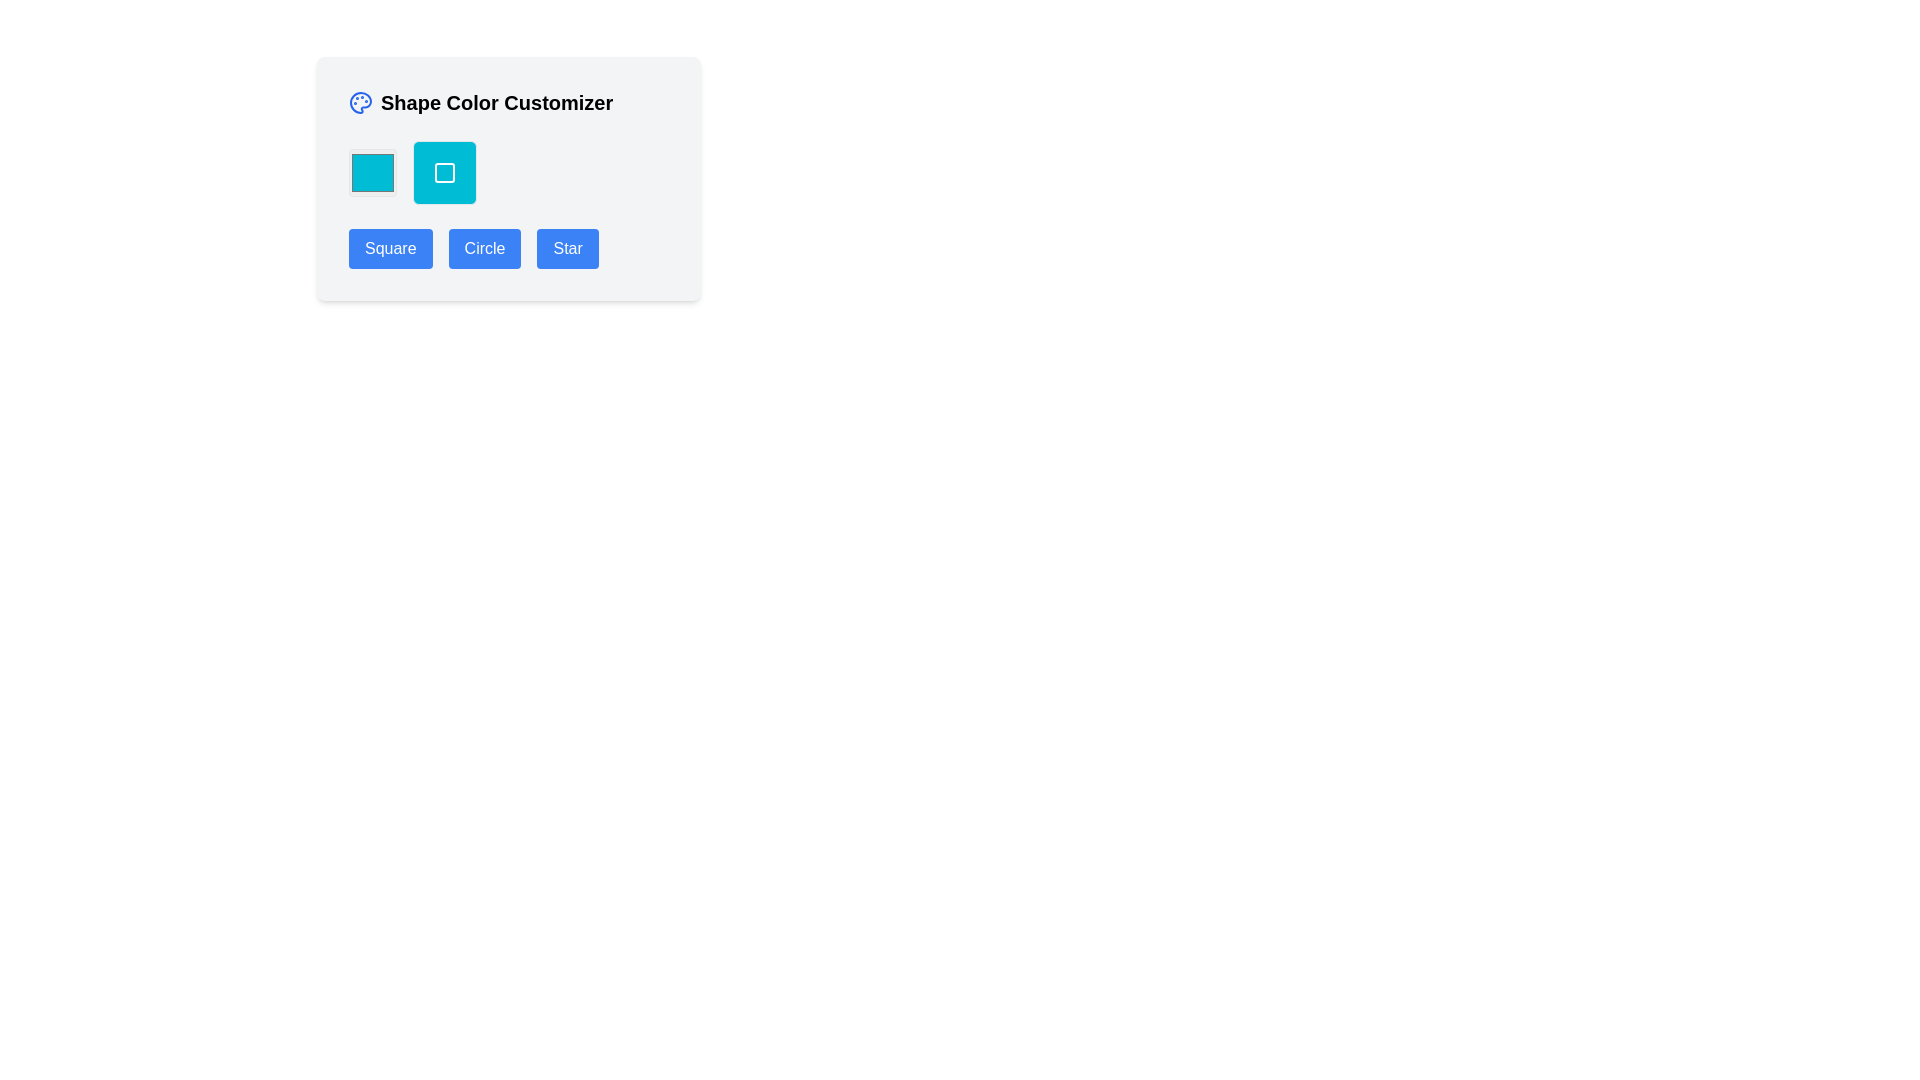  I want to click on the 'Circle' button with rounded corners and a blue background for keyboard focus, so click(484, 248).